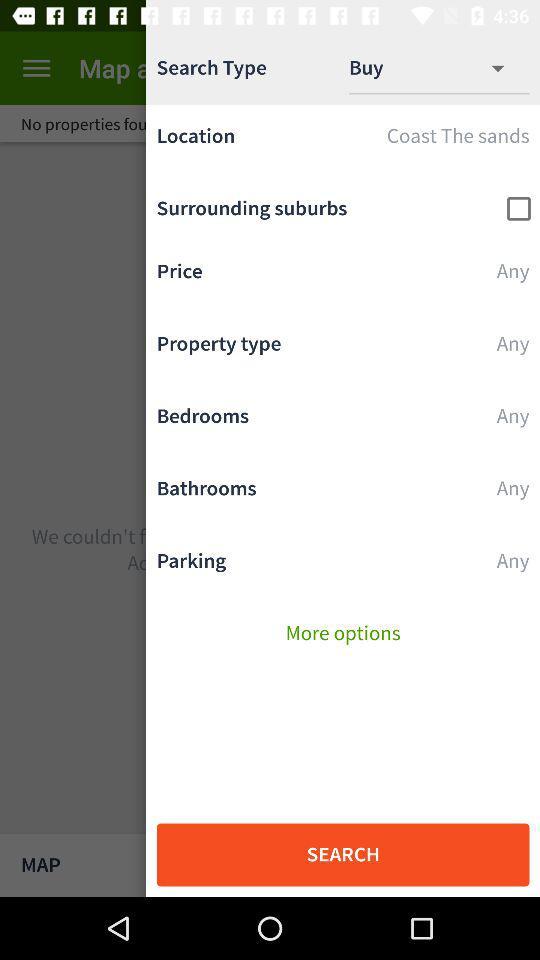  I want to click on more options which is on the top right corner of the page, so click(508, 68).